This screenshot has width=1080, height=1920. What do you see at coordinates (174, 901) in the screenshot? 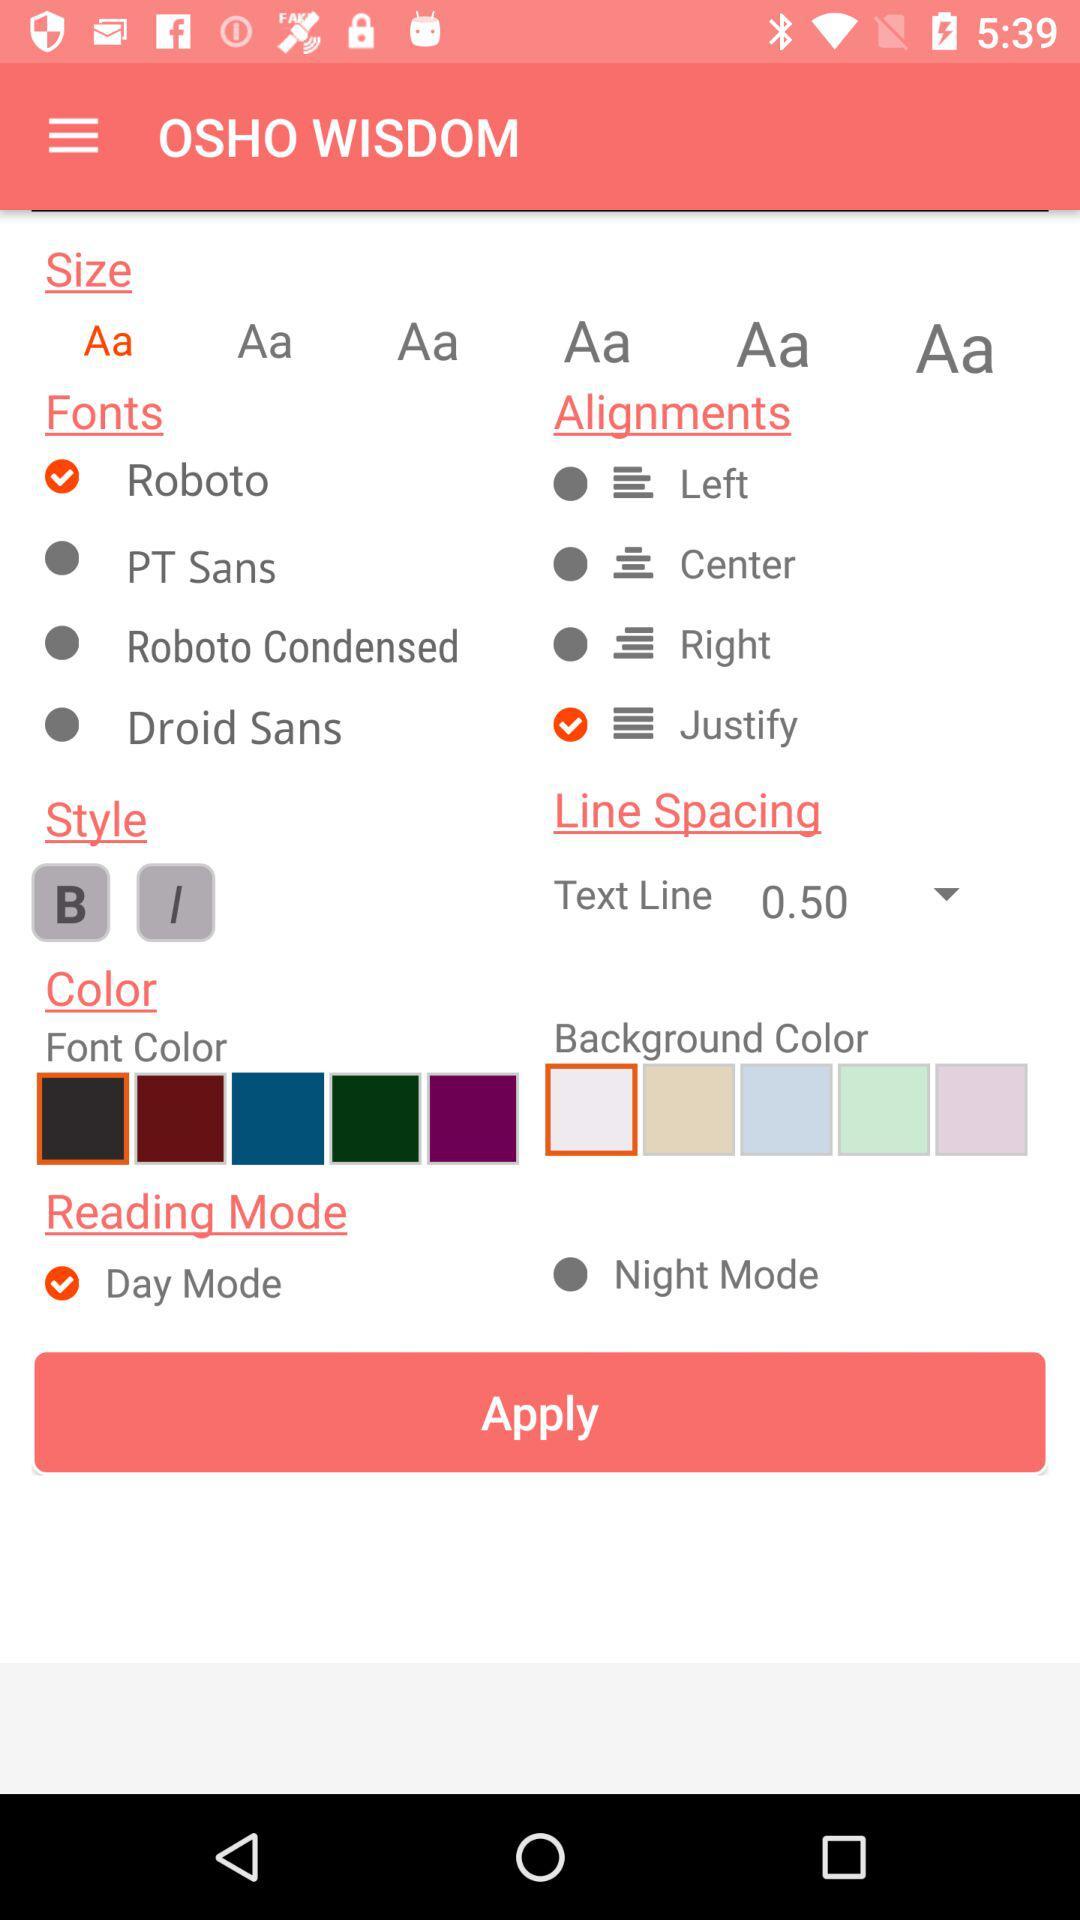
I see `the icon to the left of the text line item` at bounding box center [174, 901].